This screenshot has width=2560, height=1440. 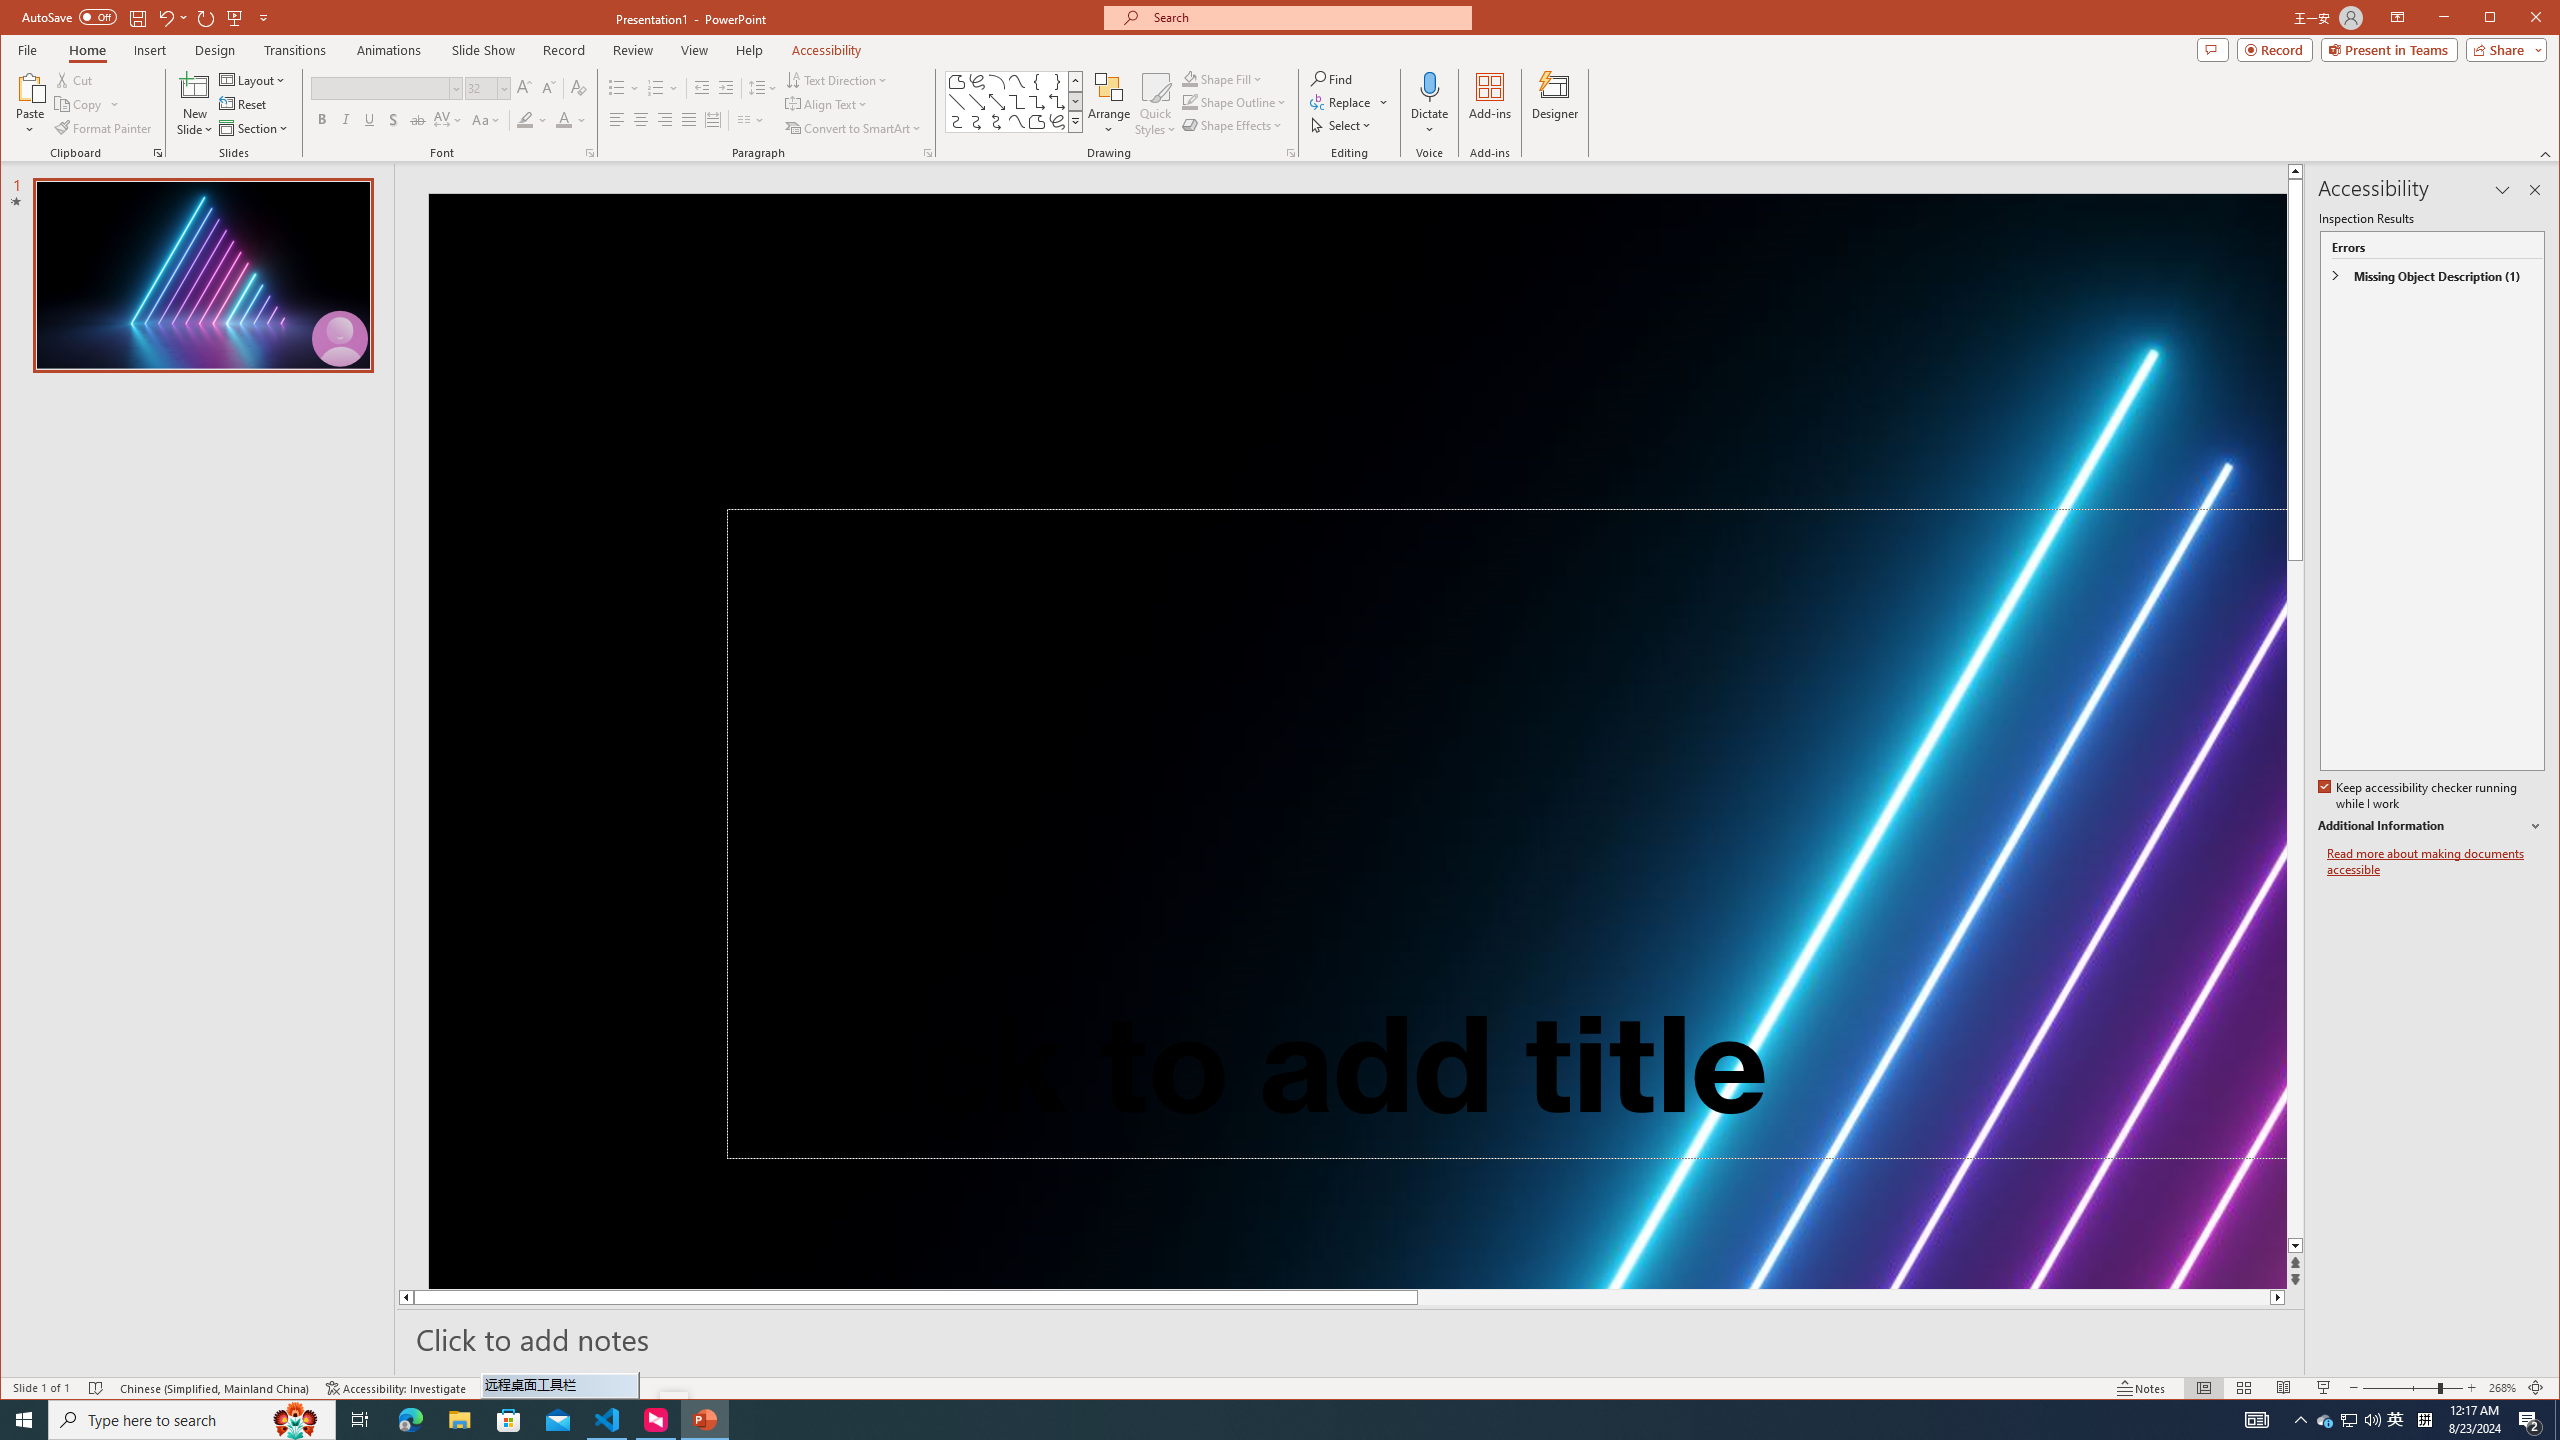 I want to click on 'Connector: Curved', so click(x=957, y=122).